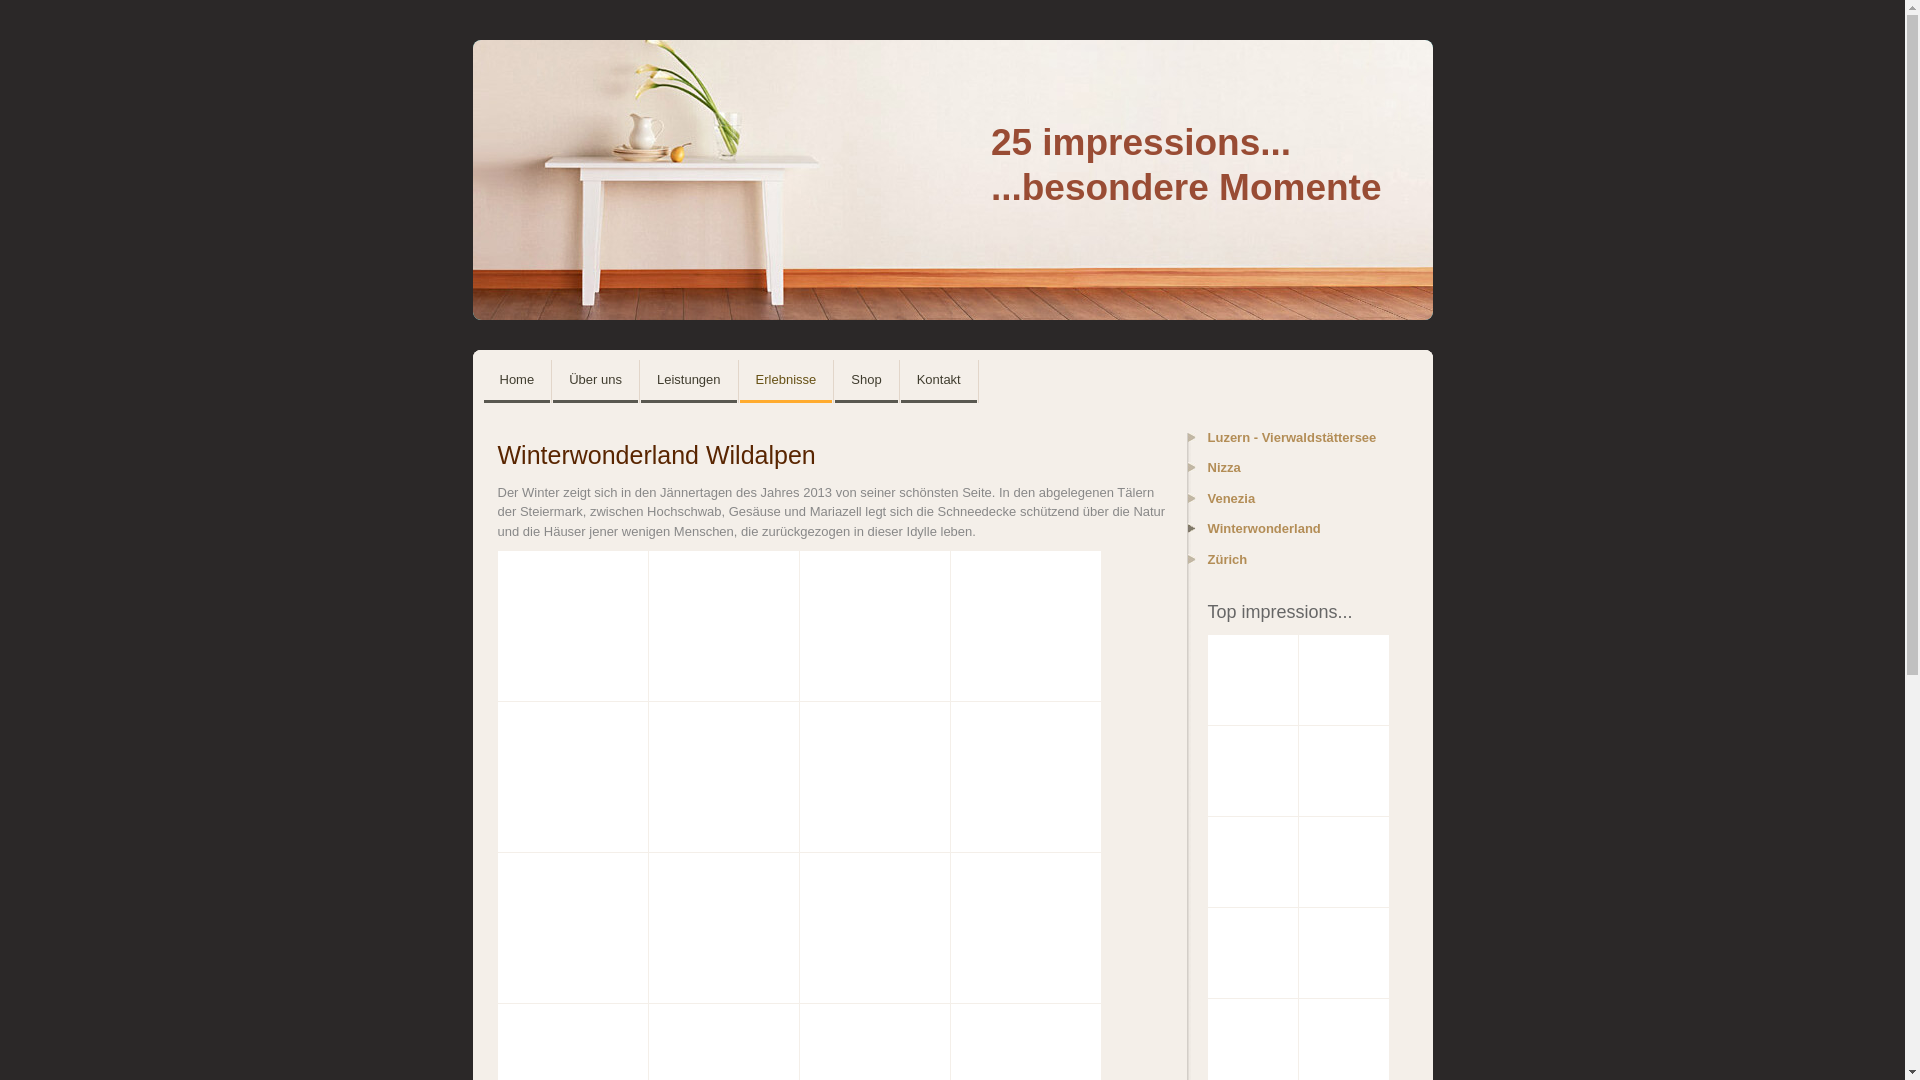 Image resolution: width=1920 pixels, height=1080 pixels. Describe the element at coordinates (484, 381) in the screenshot. I see `'Home'` at that location.